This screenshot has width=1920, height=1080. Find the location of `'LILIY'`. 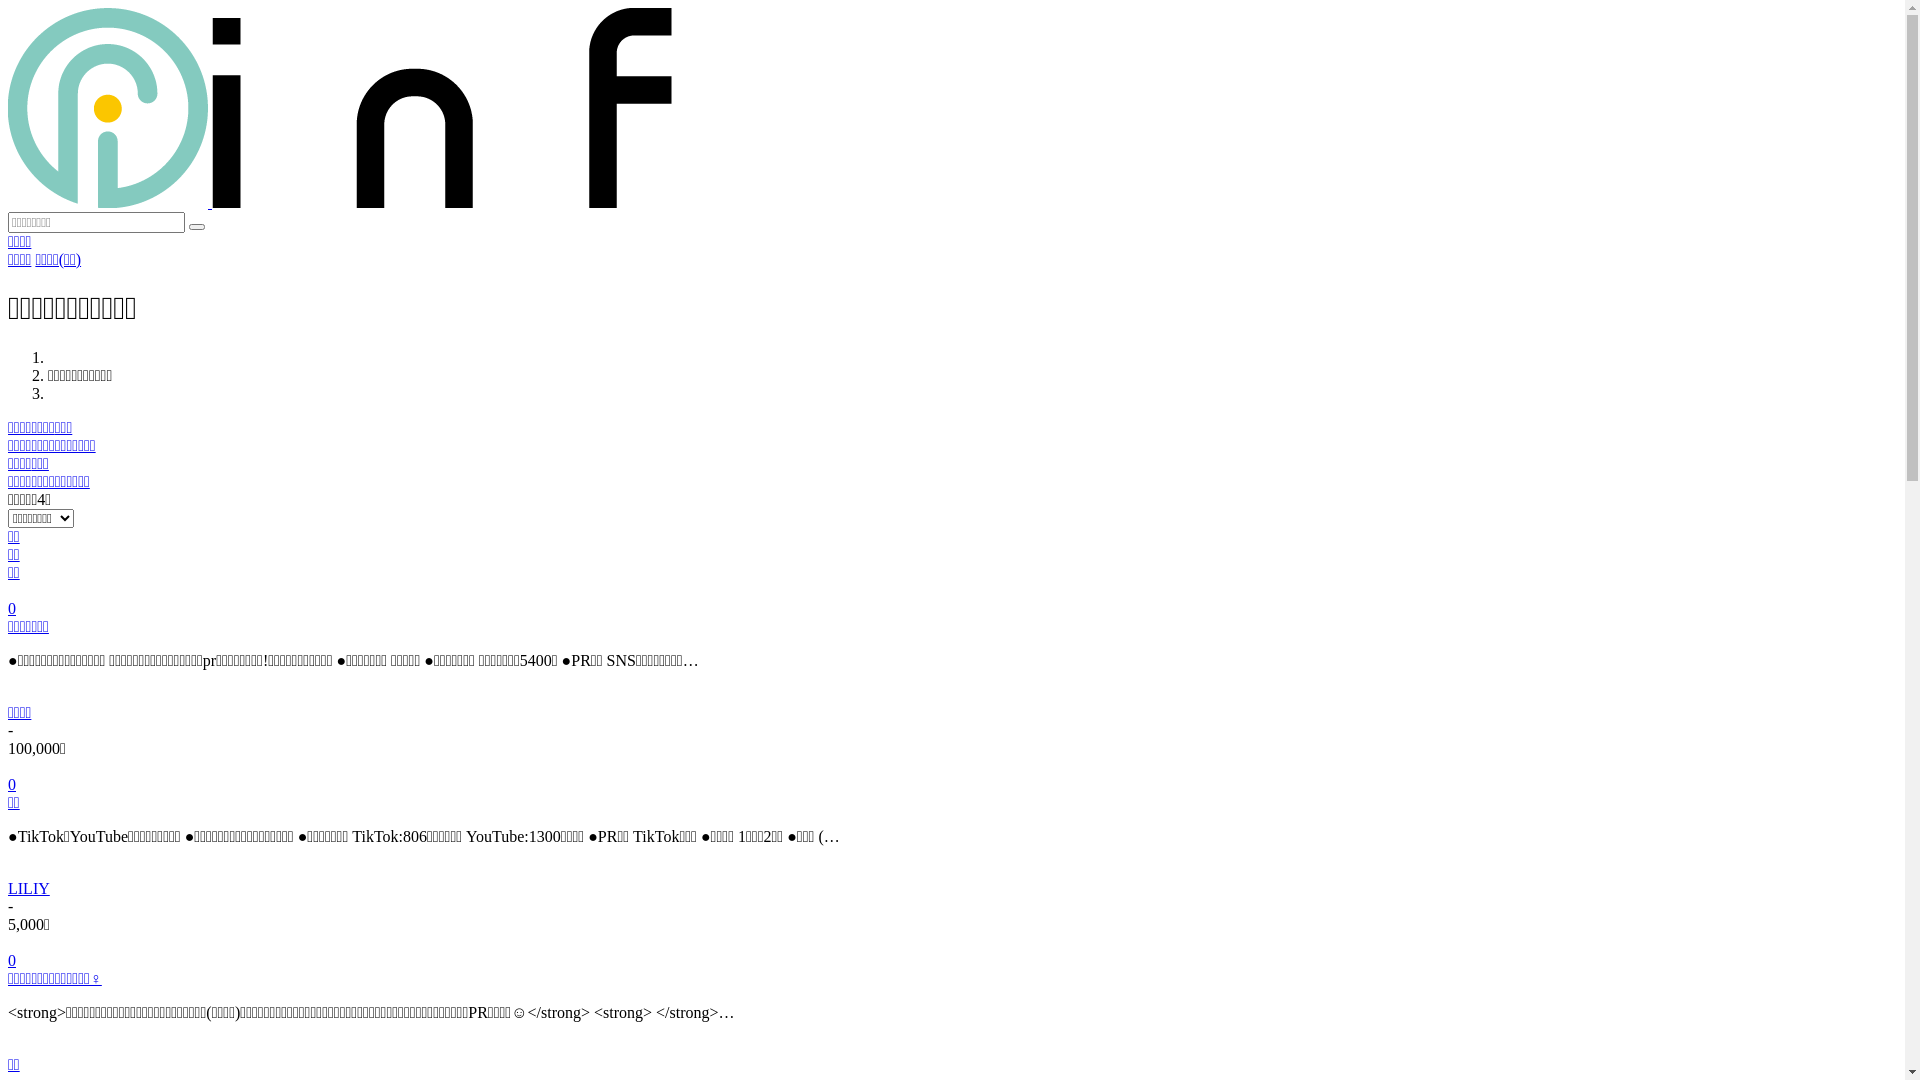

'LILIY' is located at coordinates (8, 887).